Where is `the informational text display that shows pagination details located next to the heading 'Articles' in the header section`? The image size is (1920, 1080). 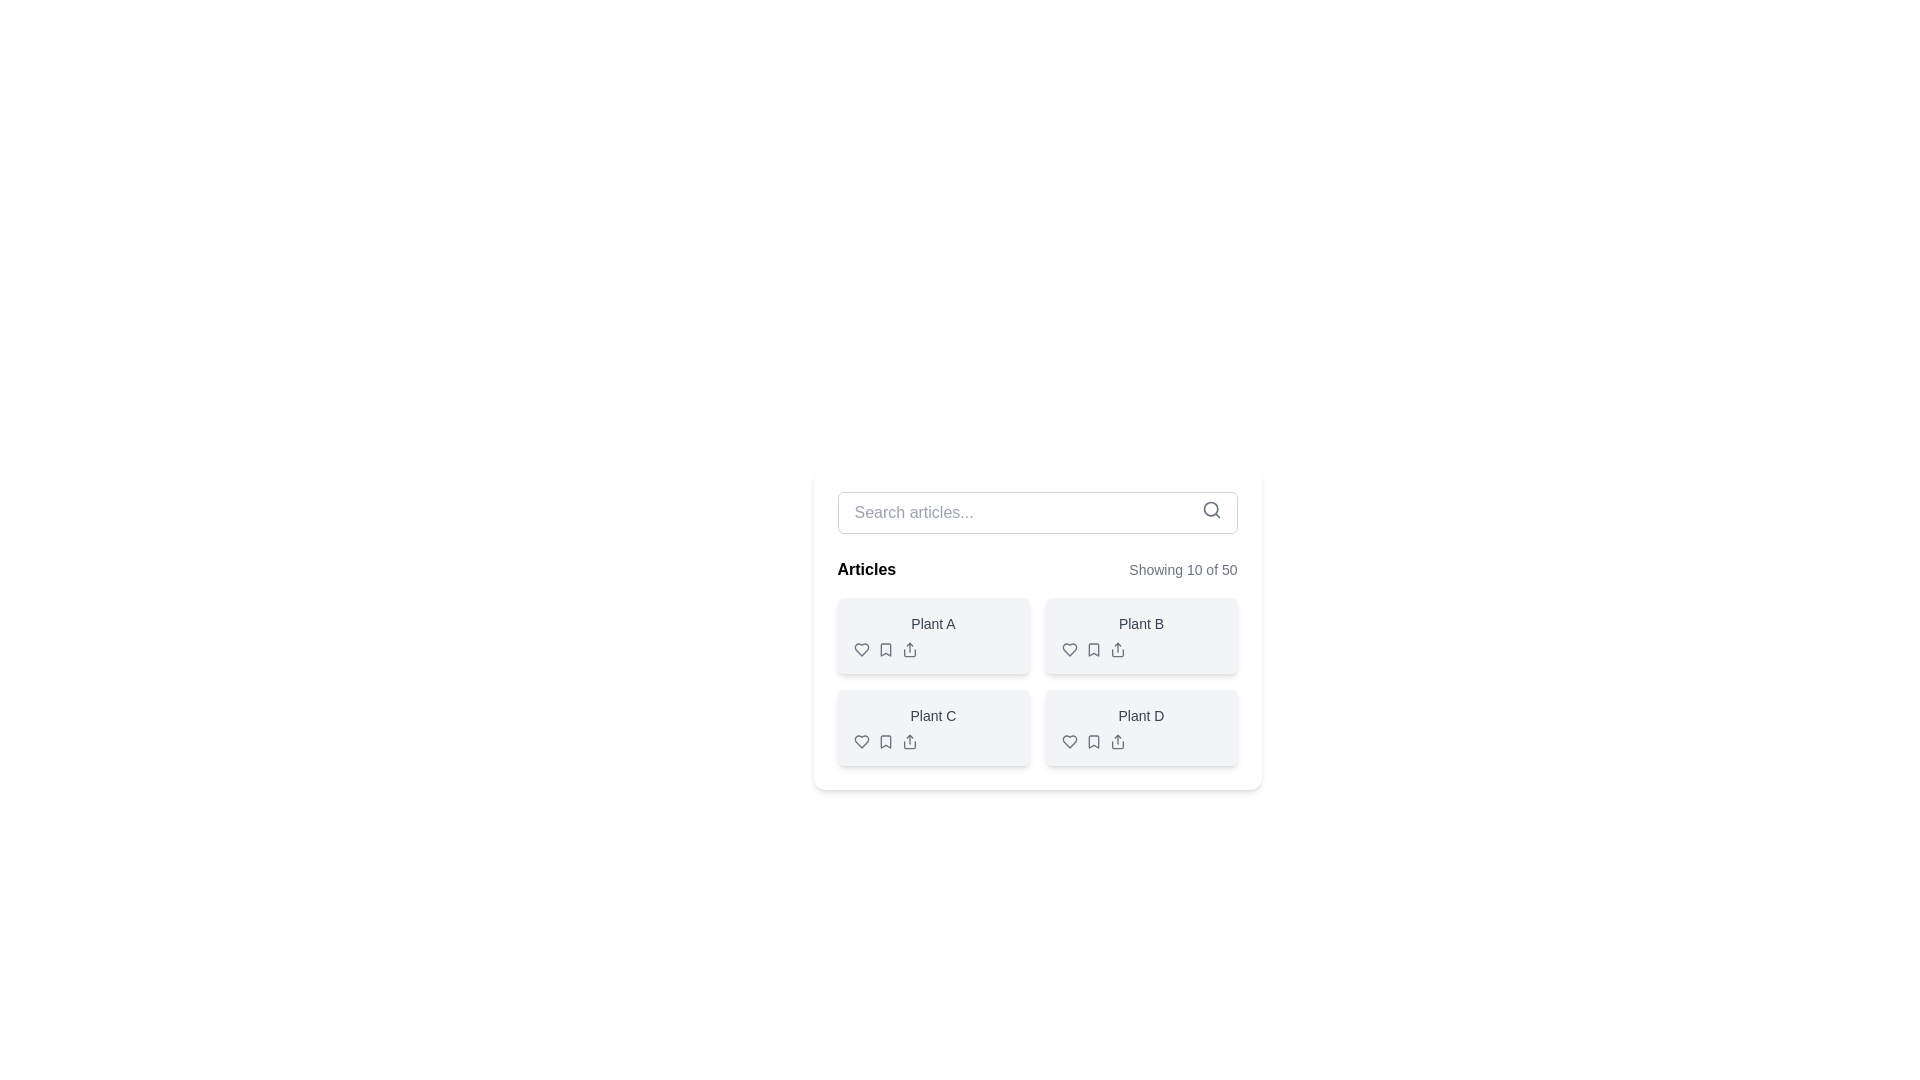
the informational text display that shows pagination details located next to the heading 'Articles' in the header section is located at coordinates (1183, 570).